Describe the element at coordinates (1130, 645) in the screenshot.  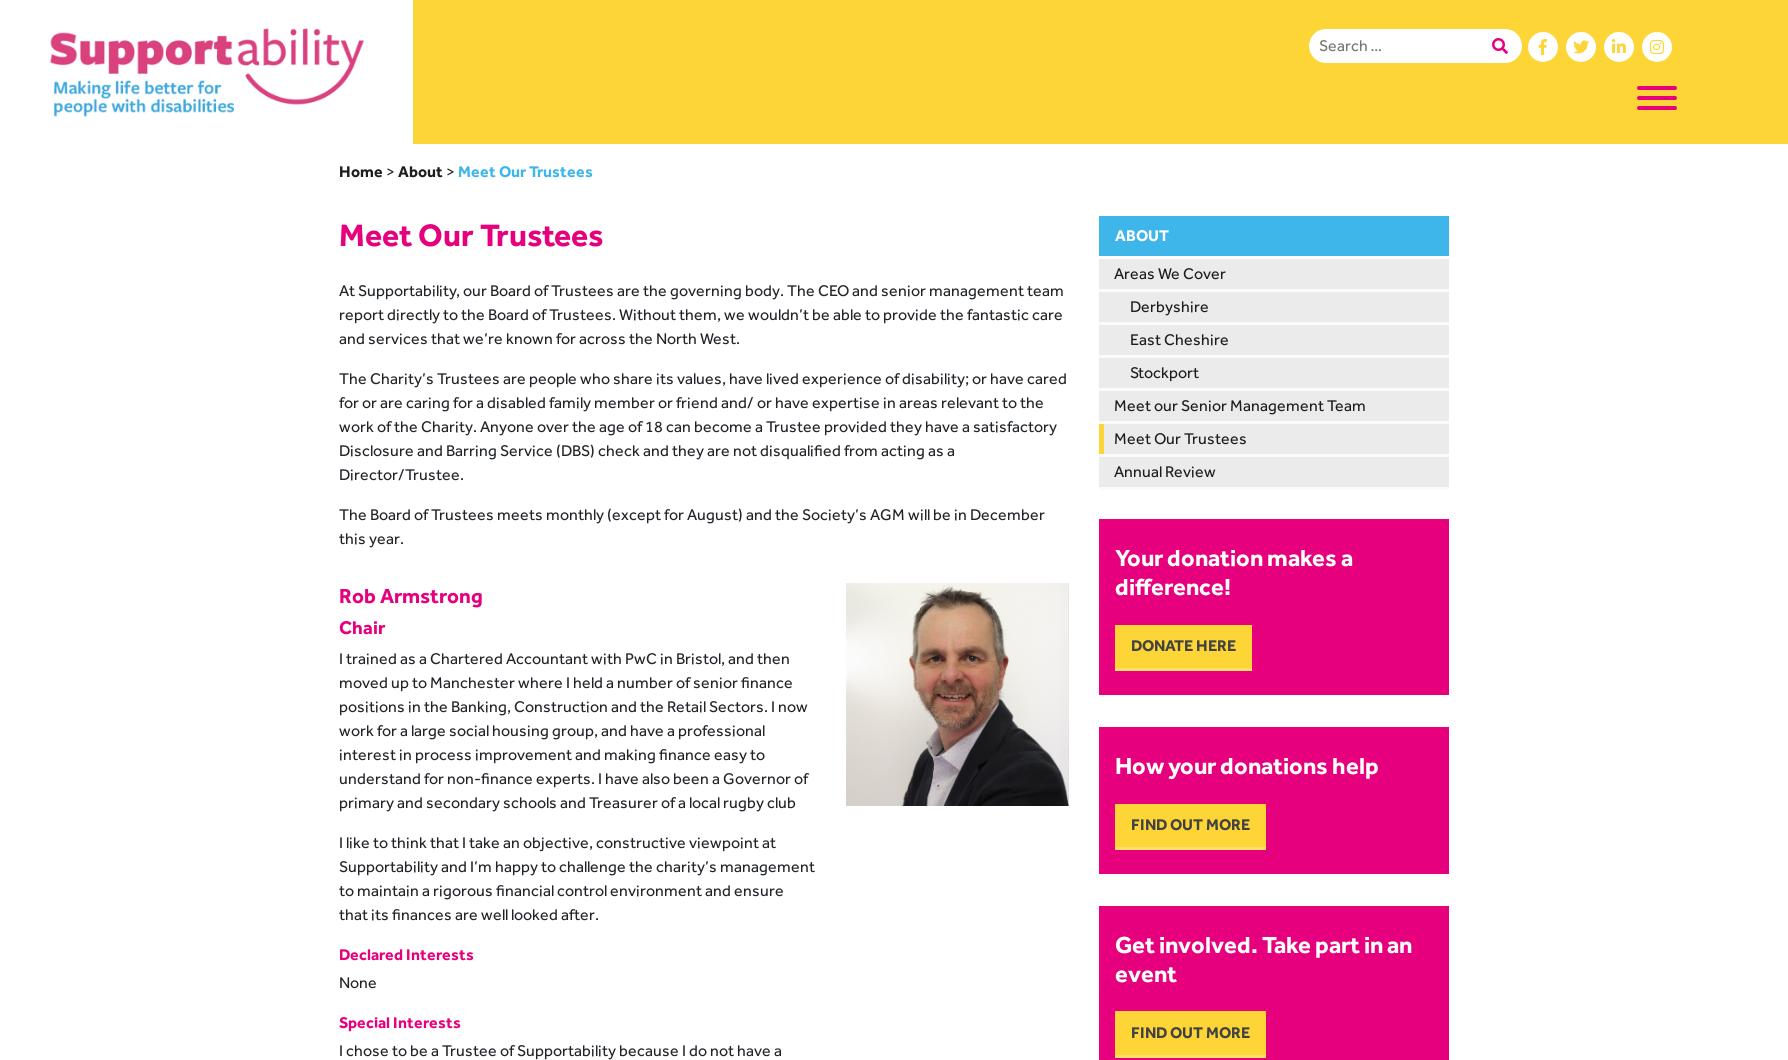
I see `'DONATE HERE'` at that location.